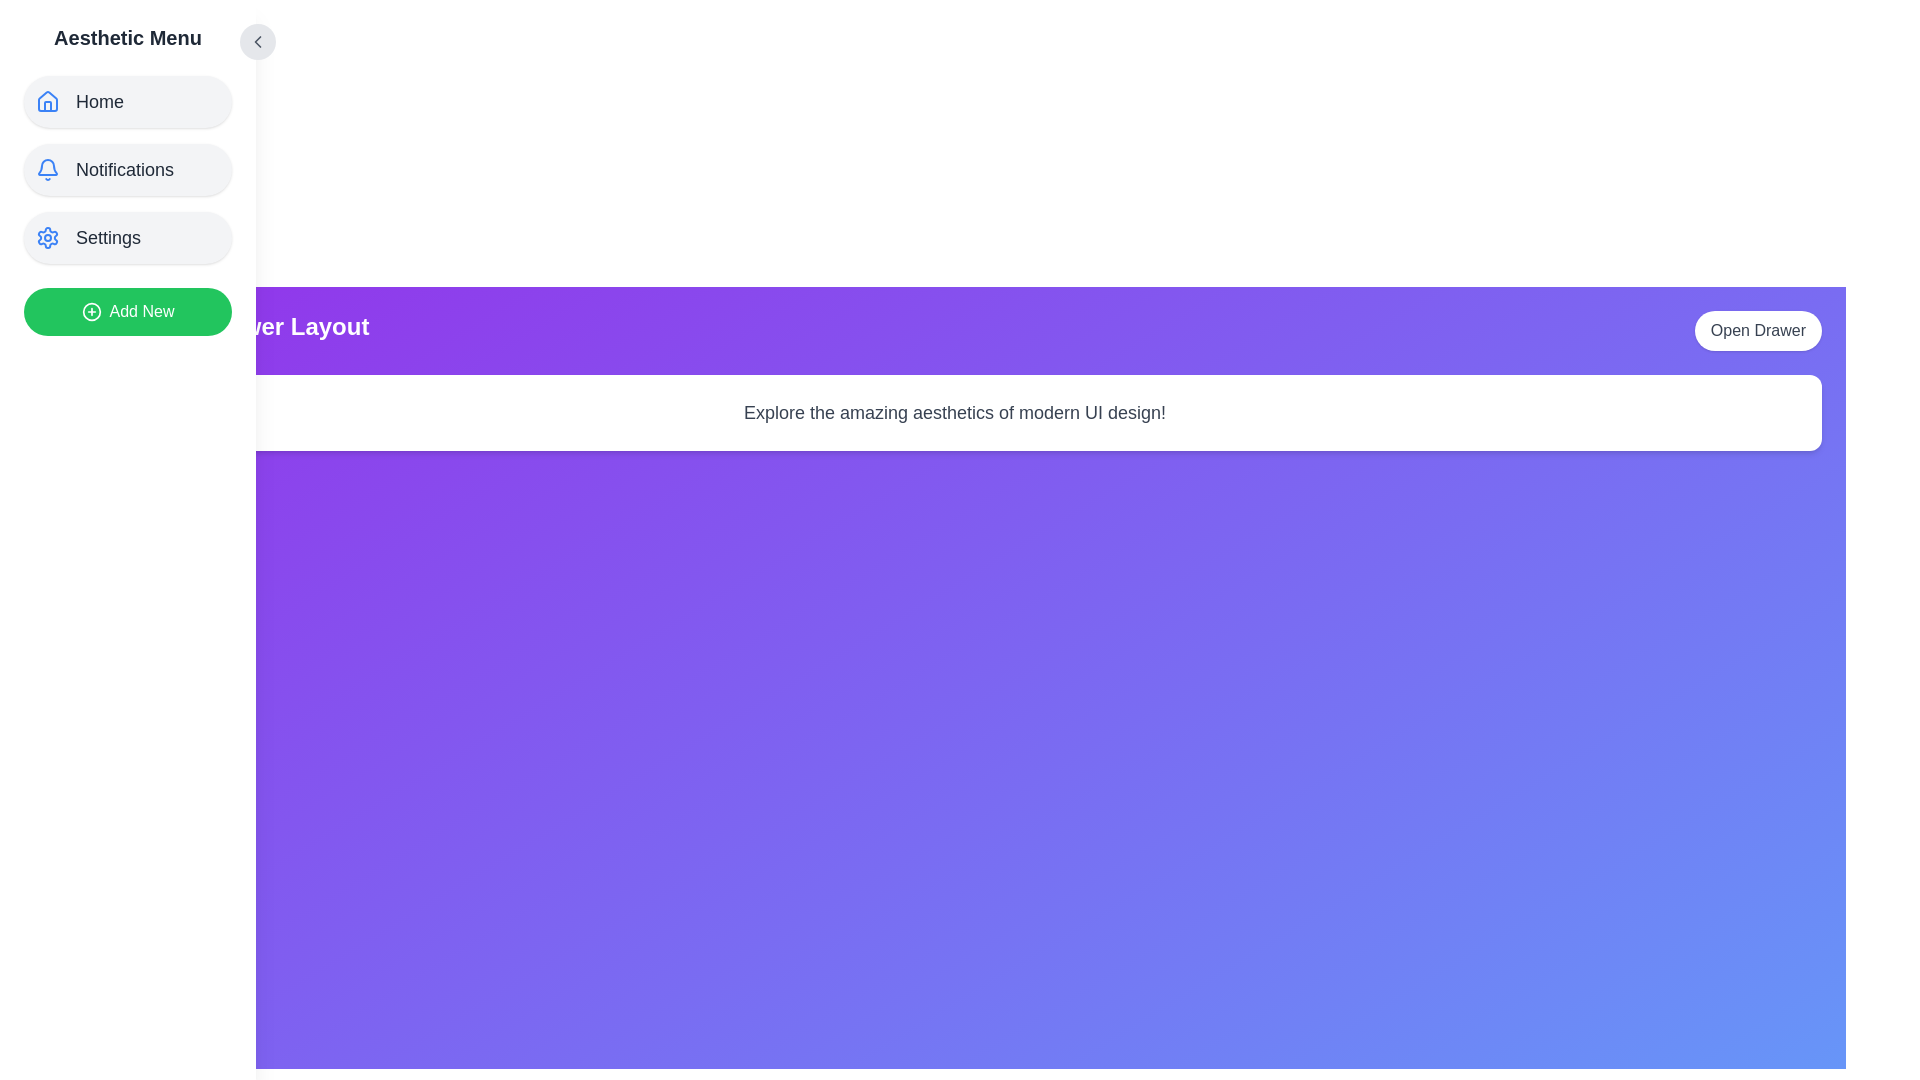 This screenshot has height=1080, width=1920. I want to click on the 'Notifications' button, which is the second button in a vertical list within a side panel, to trigger a hover state, so click(127, 168).